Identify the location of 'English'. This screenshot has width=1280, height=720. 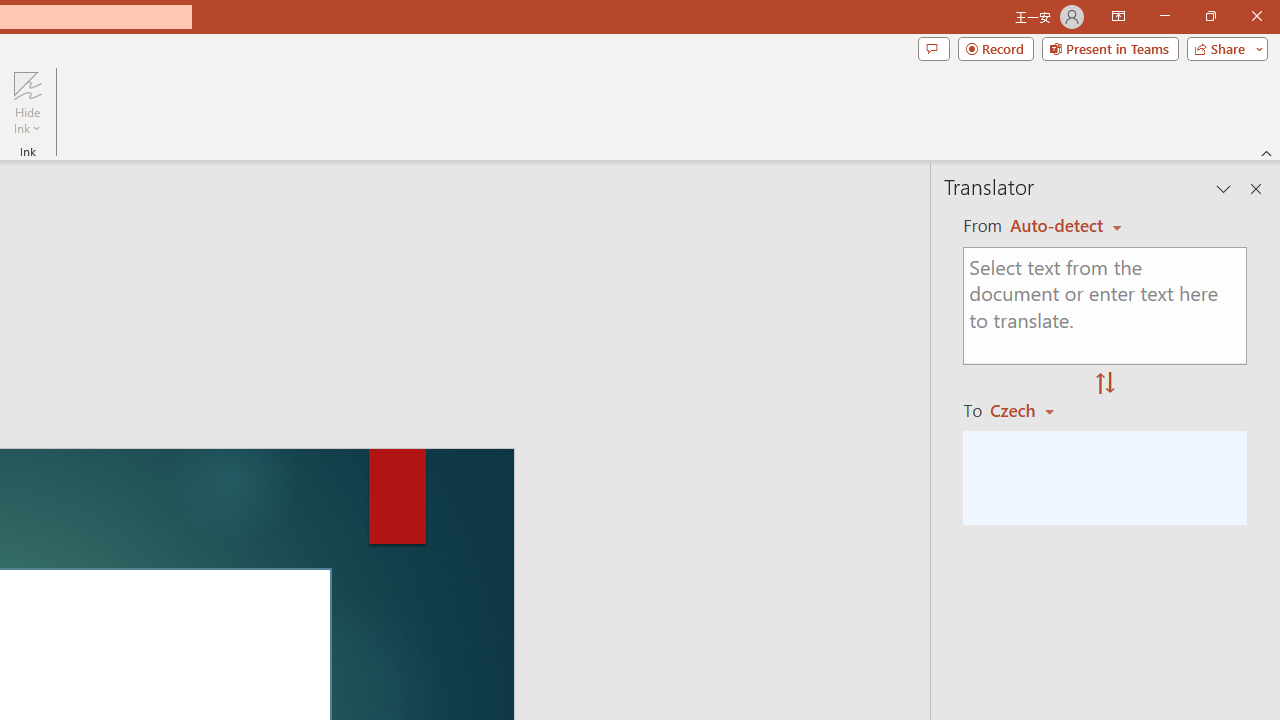
(1065, 225).